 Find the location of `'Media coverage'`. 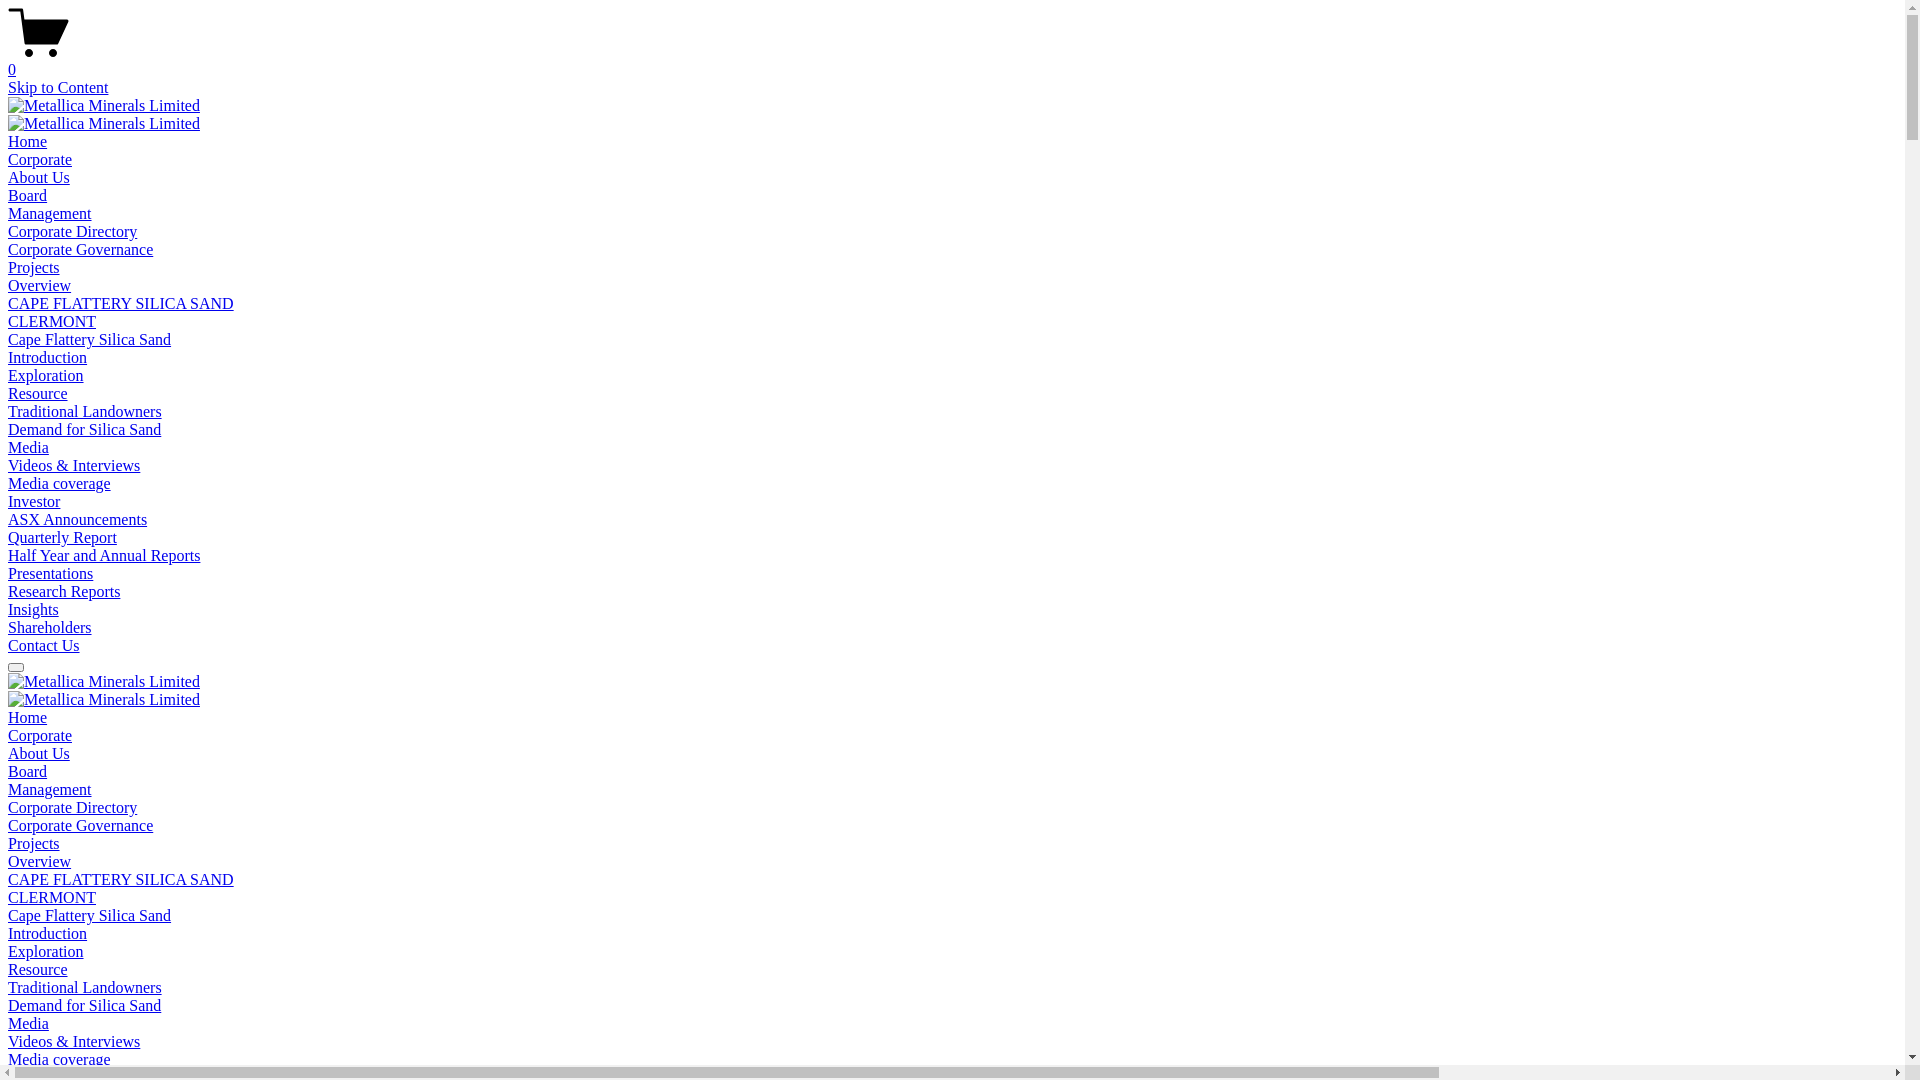

'Media coverage' is located at coordinates (59, 1058).